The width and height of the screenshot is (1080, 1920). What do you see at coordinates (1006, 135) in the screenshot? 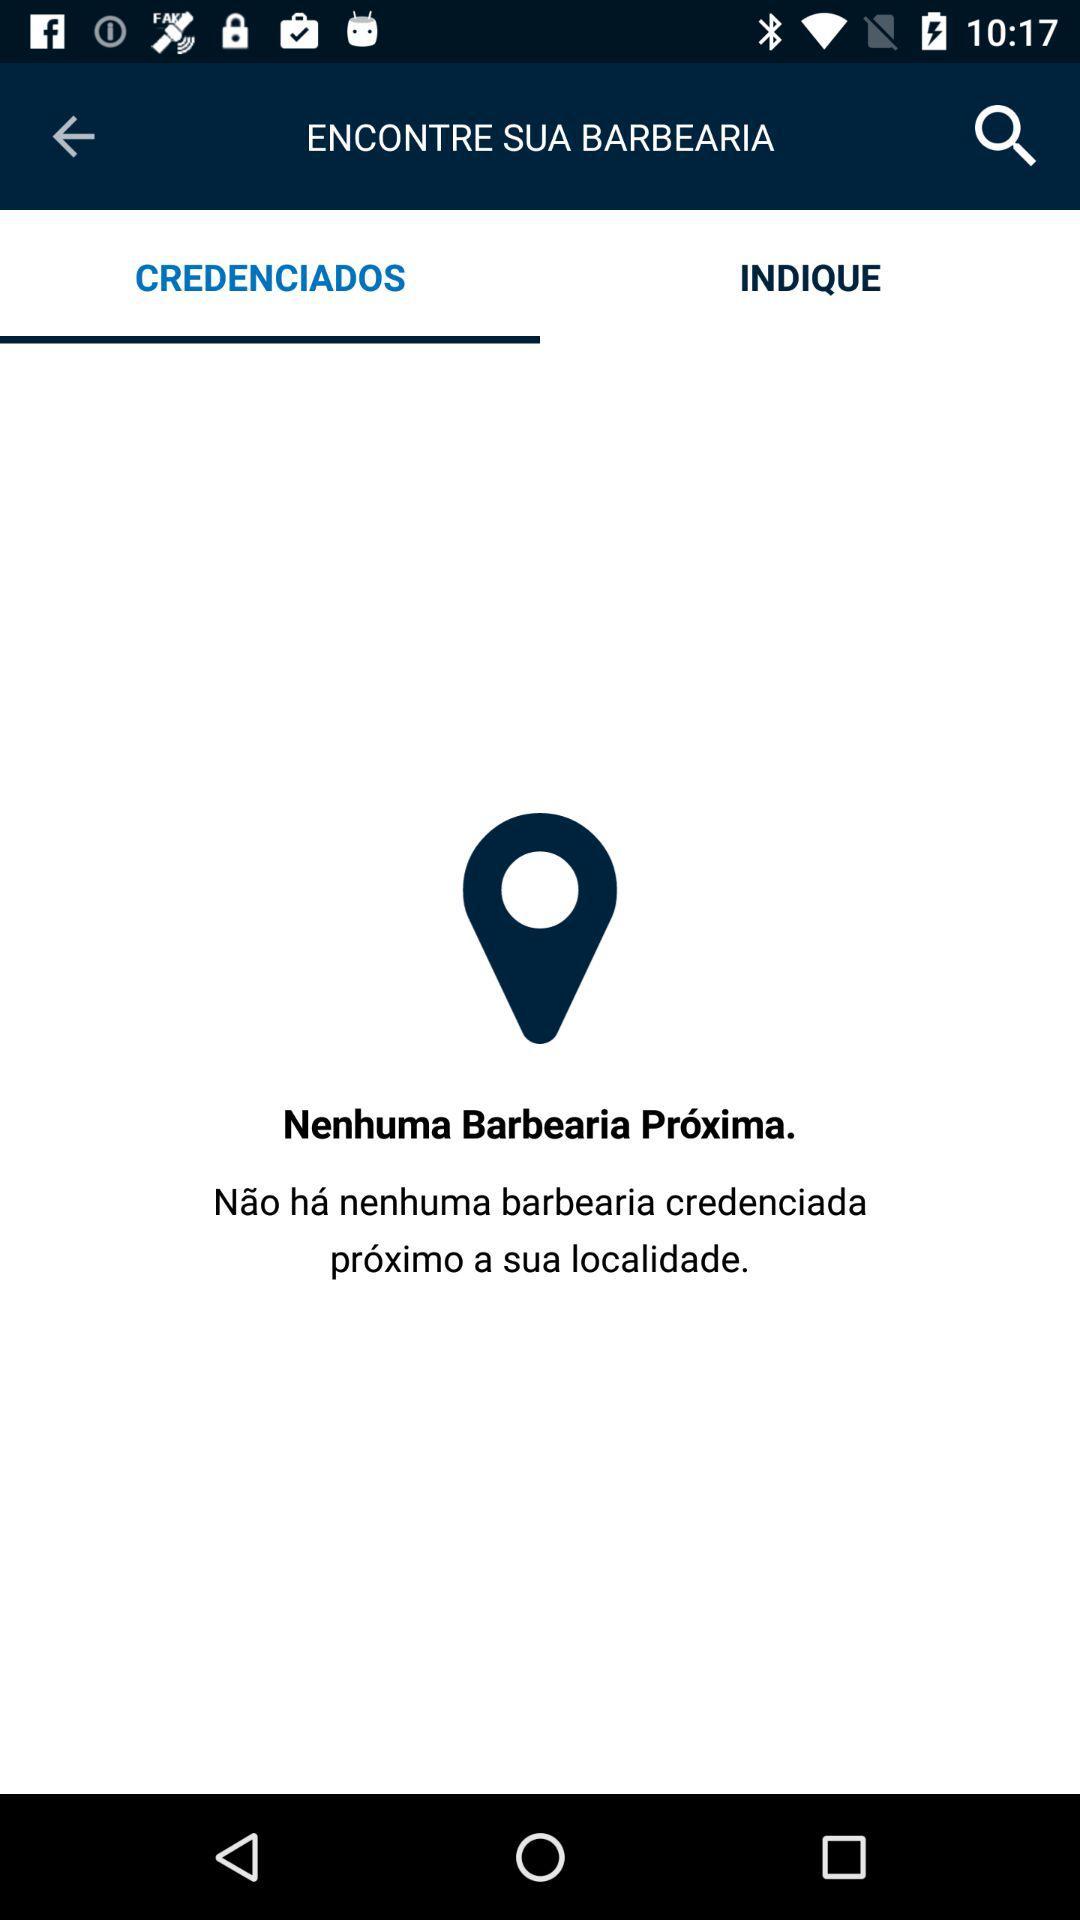
I see `the app above indique app` at bounding box center [1006, 135].